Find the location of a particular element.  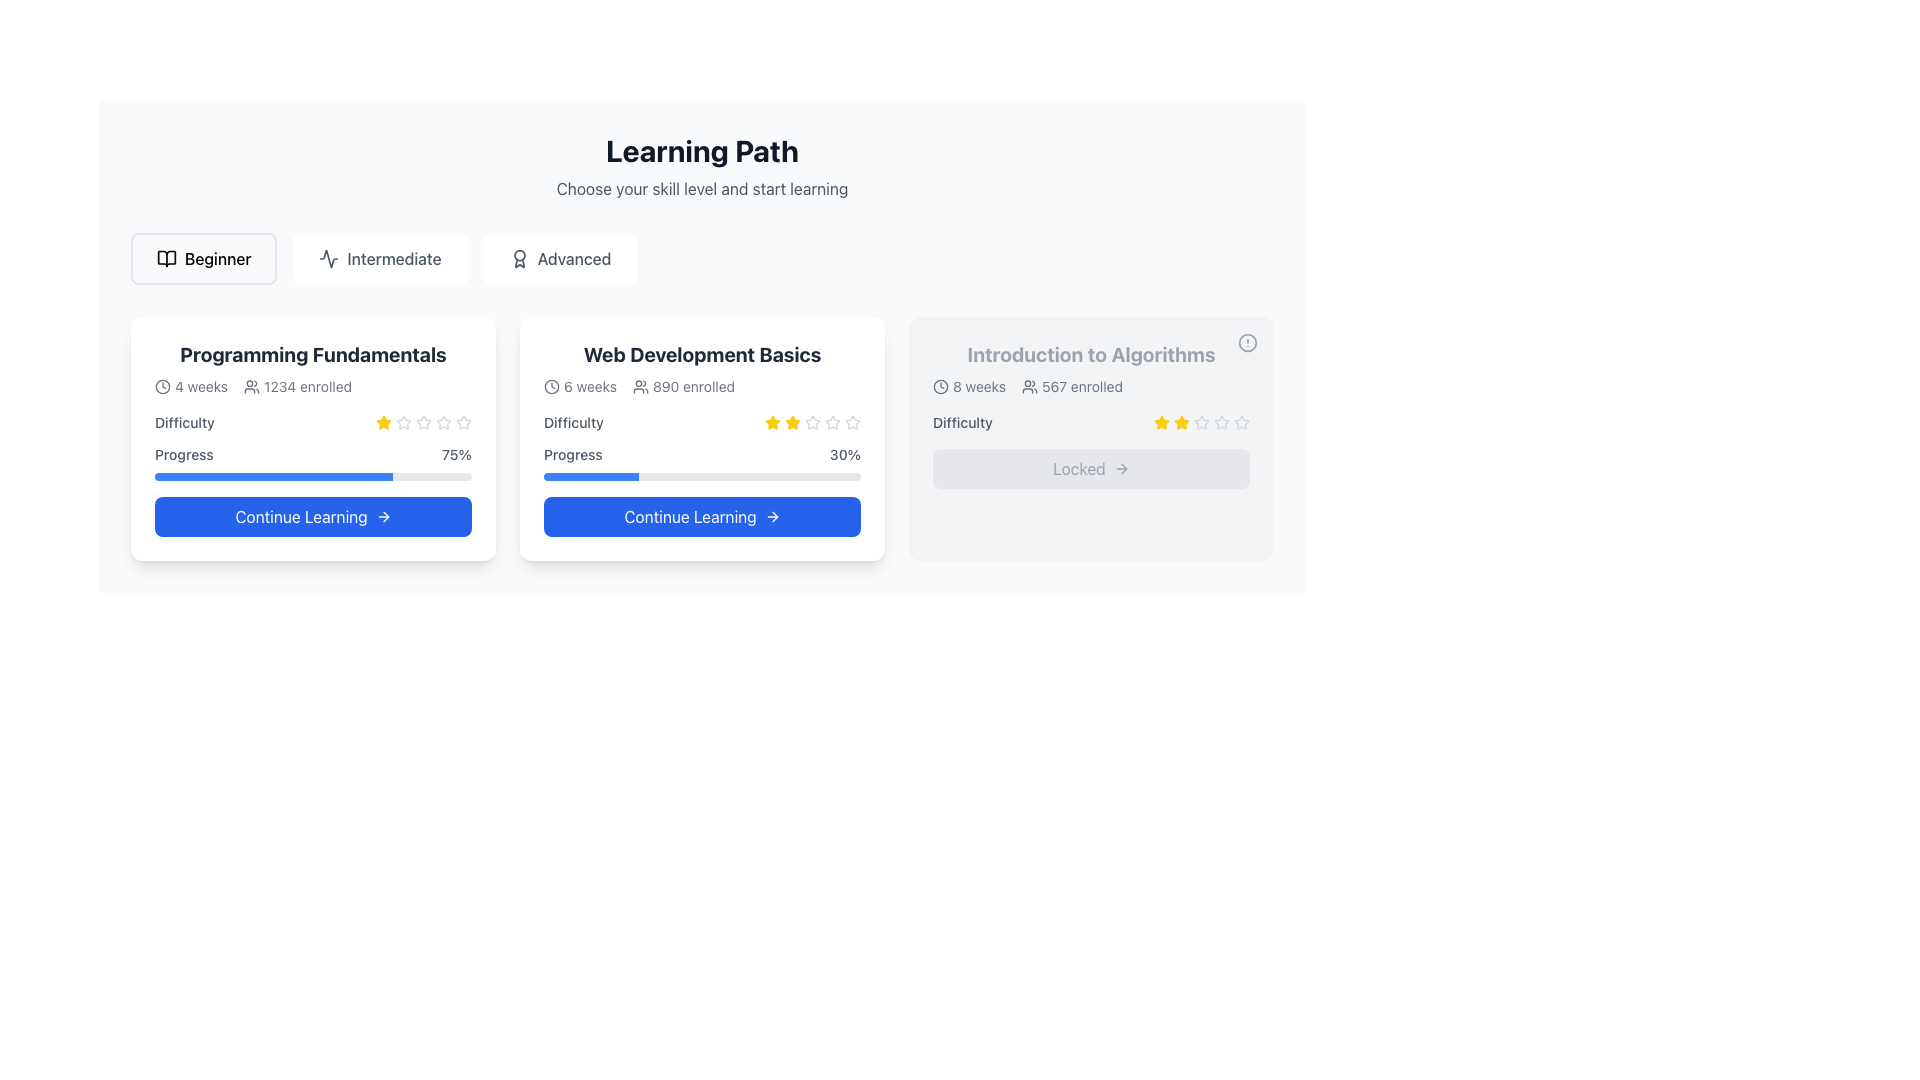

the alert icon represented by a circular warning symbol located at the top-right corner of the 'Introduction to Algorithms' course card is located at coordinates (1247, 342).